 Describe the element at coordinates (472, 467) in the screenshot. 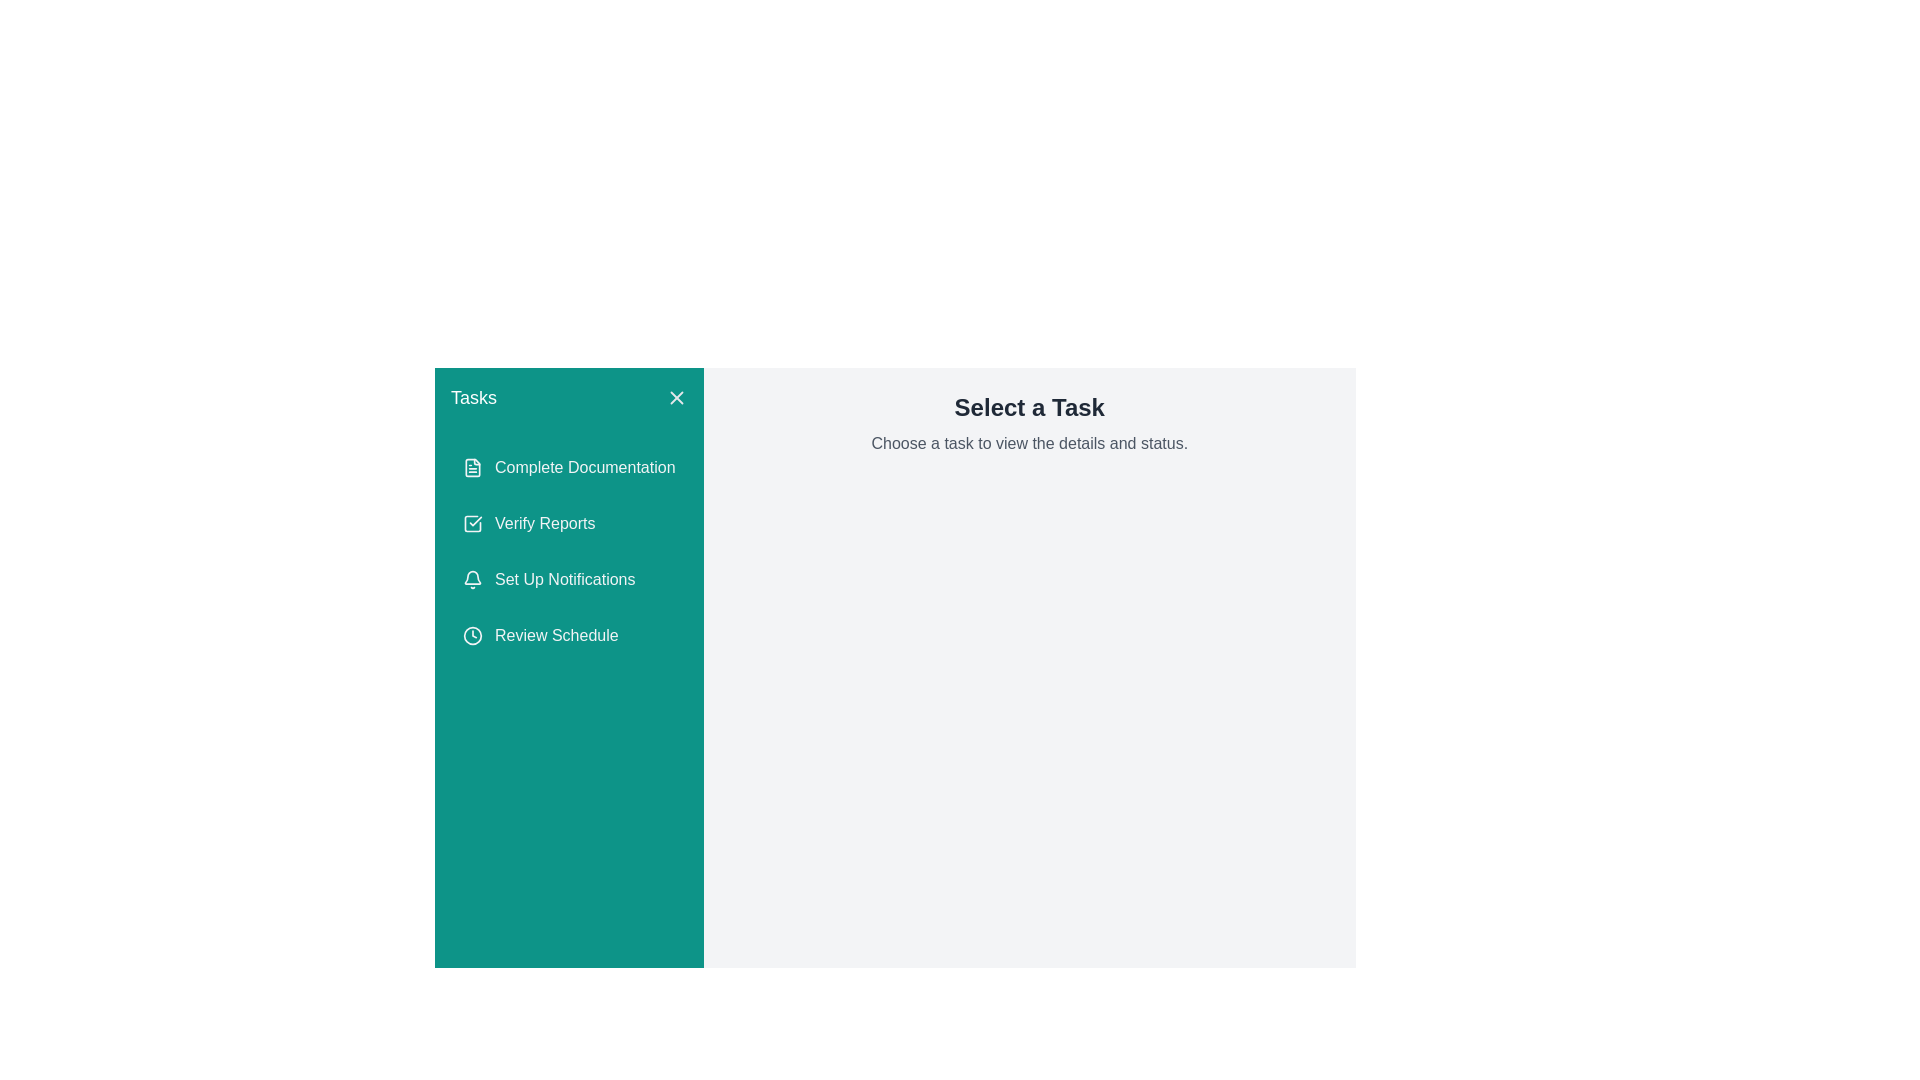

I see `the icon representing the 'Complete Documentation' task option, which is located at the top of the task options list on the left panel` at that location.